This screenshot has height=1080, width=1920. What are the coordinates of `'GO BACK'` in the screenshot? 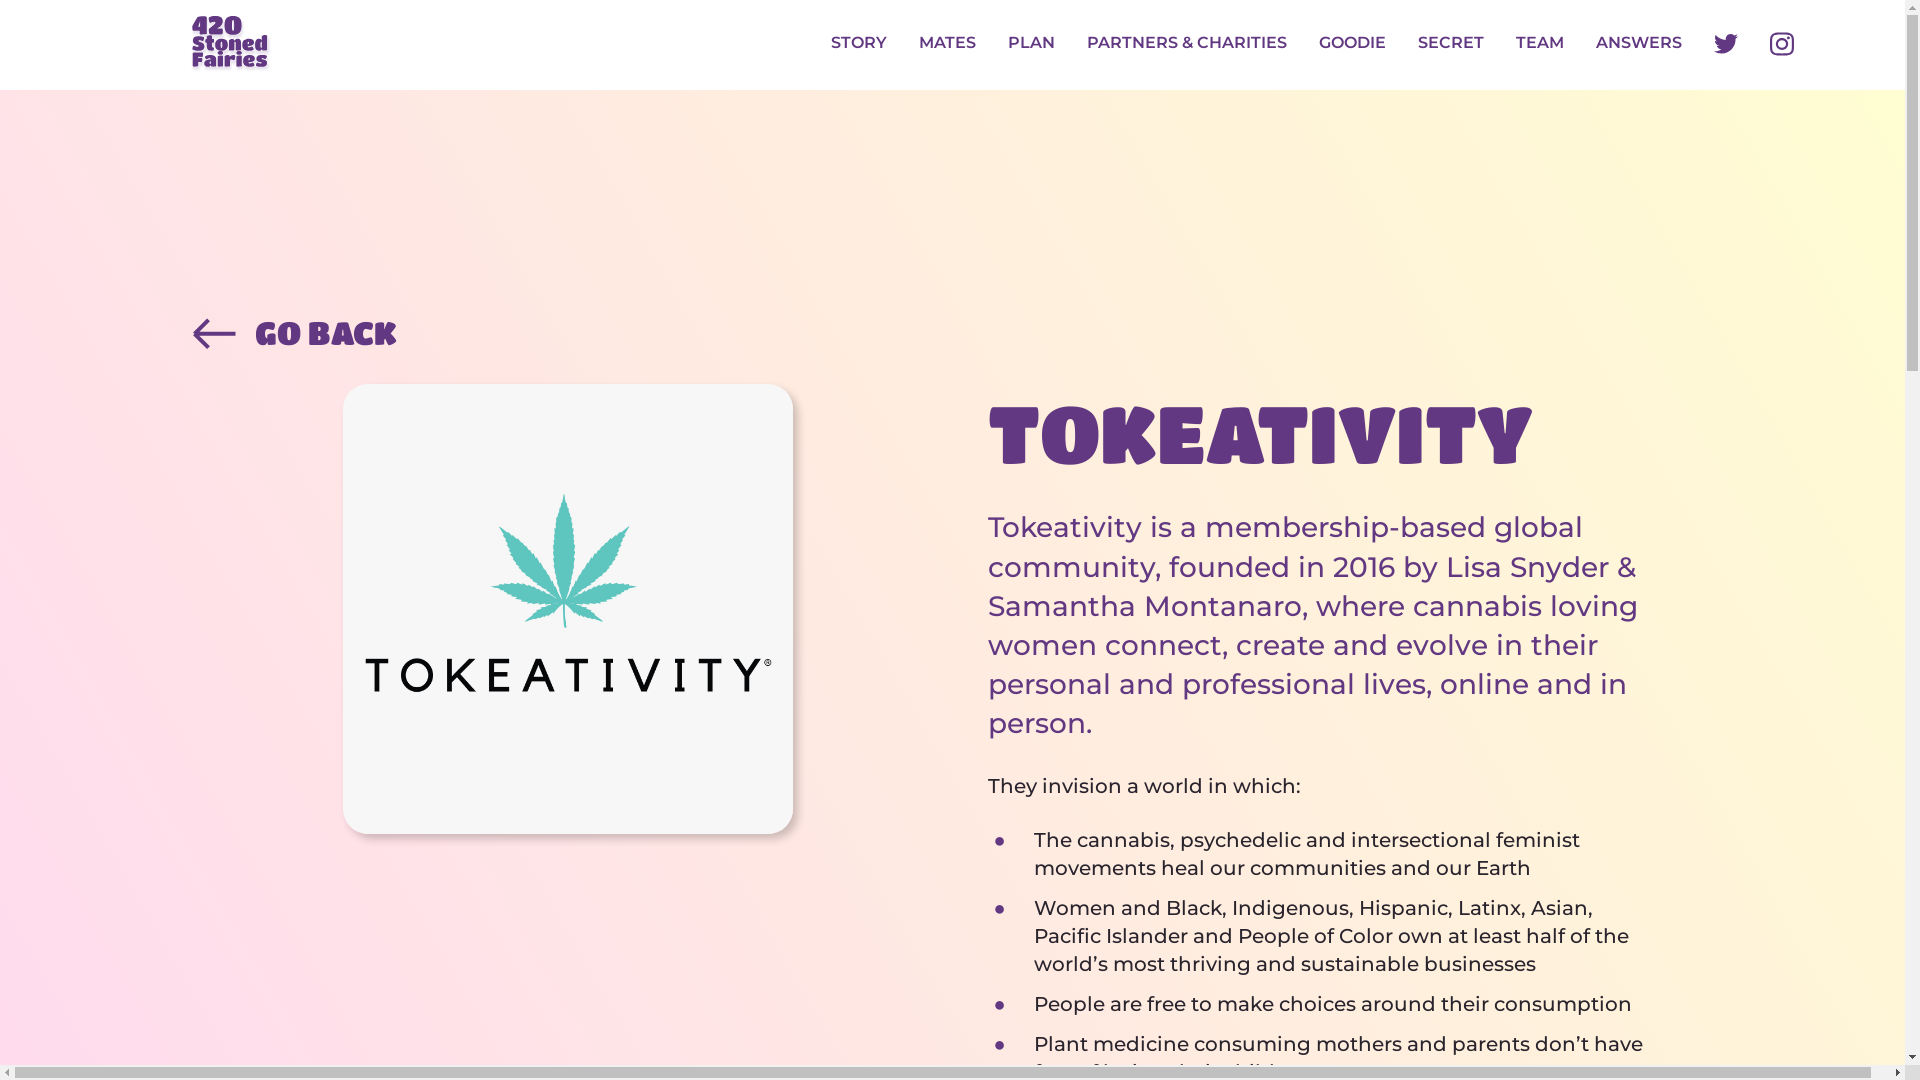 It's located at (950, 331).